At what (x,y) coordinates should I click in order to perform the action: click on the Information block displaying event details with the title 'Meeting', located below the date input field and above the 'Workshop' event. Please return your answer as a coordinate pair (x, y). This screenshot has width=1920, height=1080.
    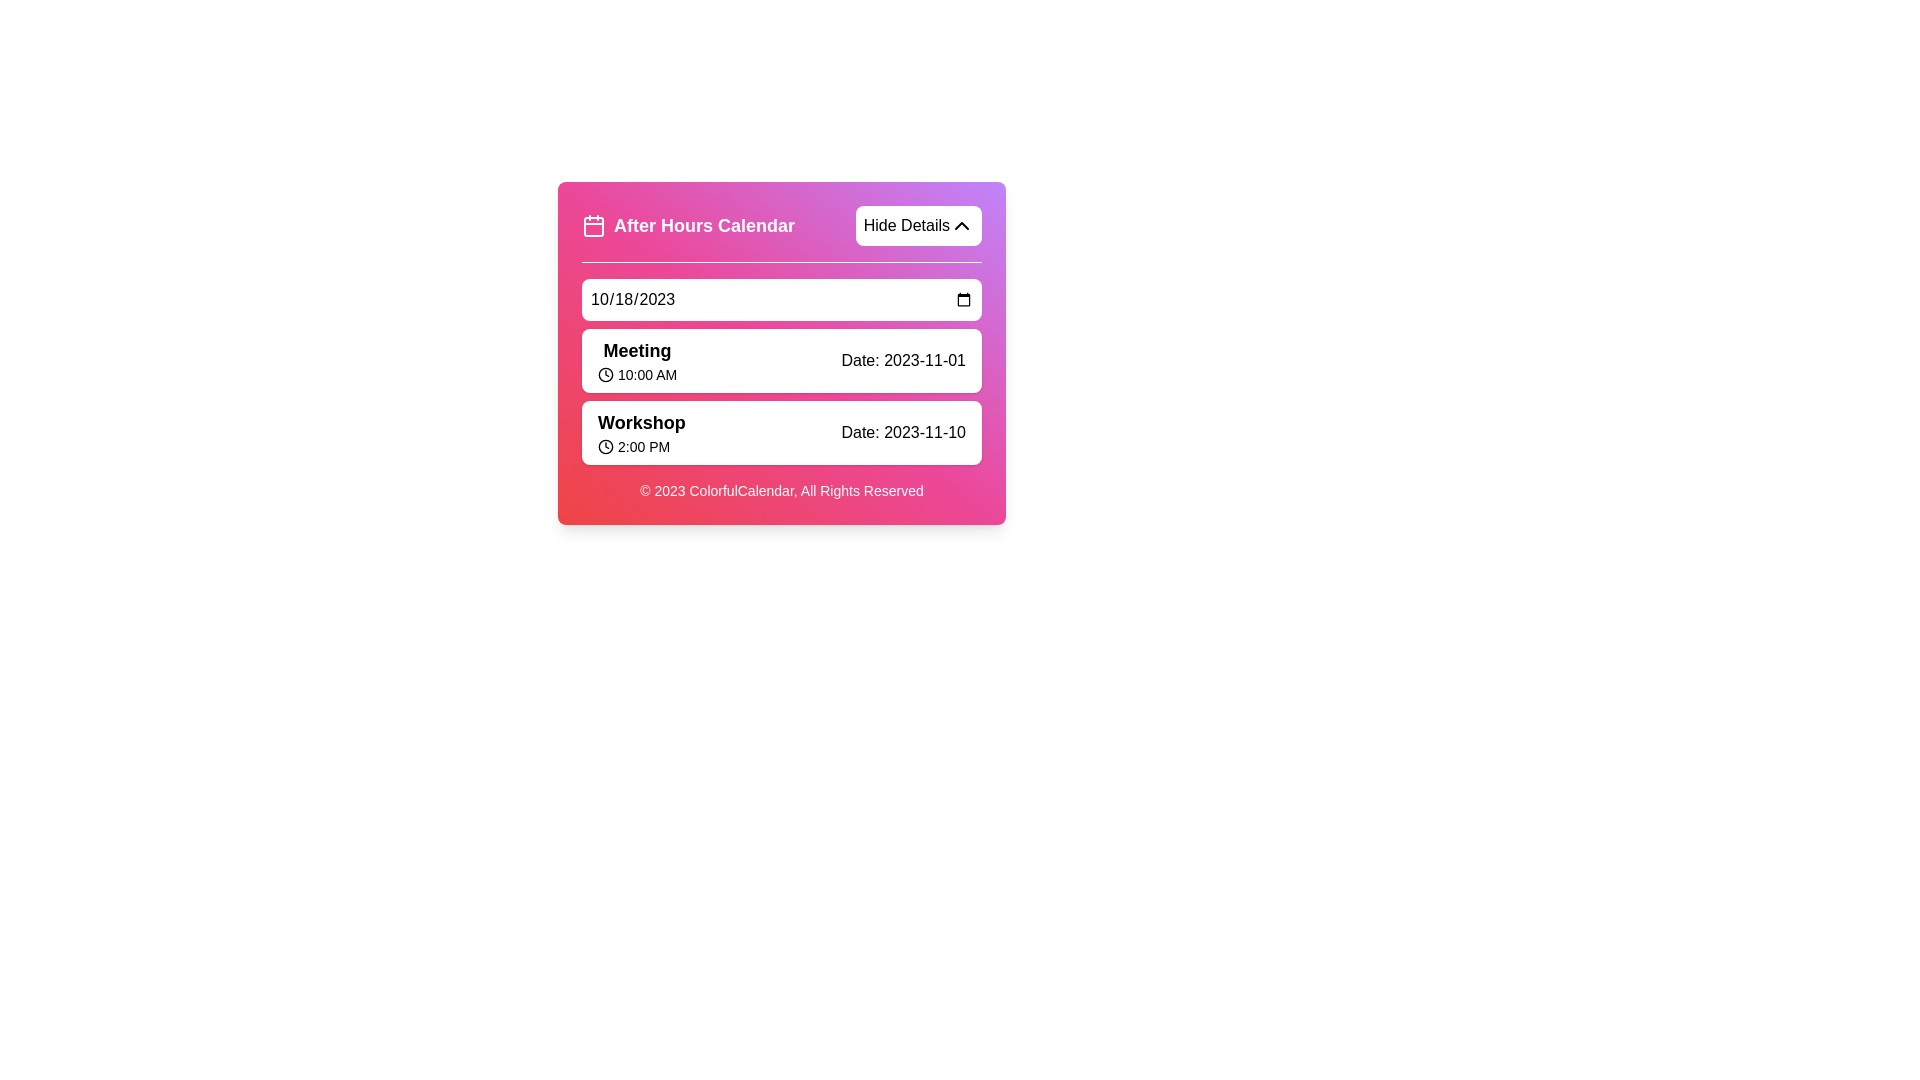
    Looking at the image, I should click on (781, 361).